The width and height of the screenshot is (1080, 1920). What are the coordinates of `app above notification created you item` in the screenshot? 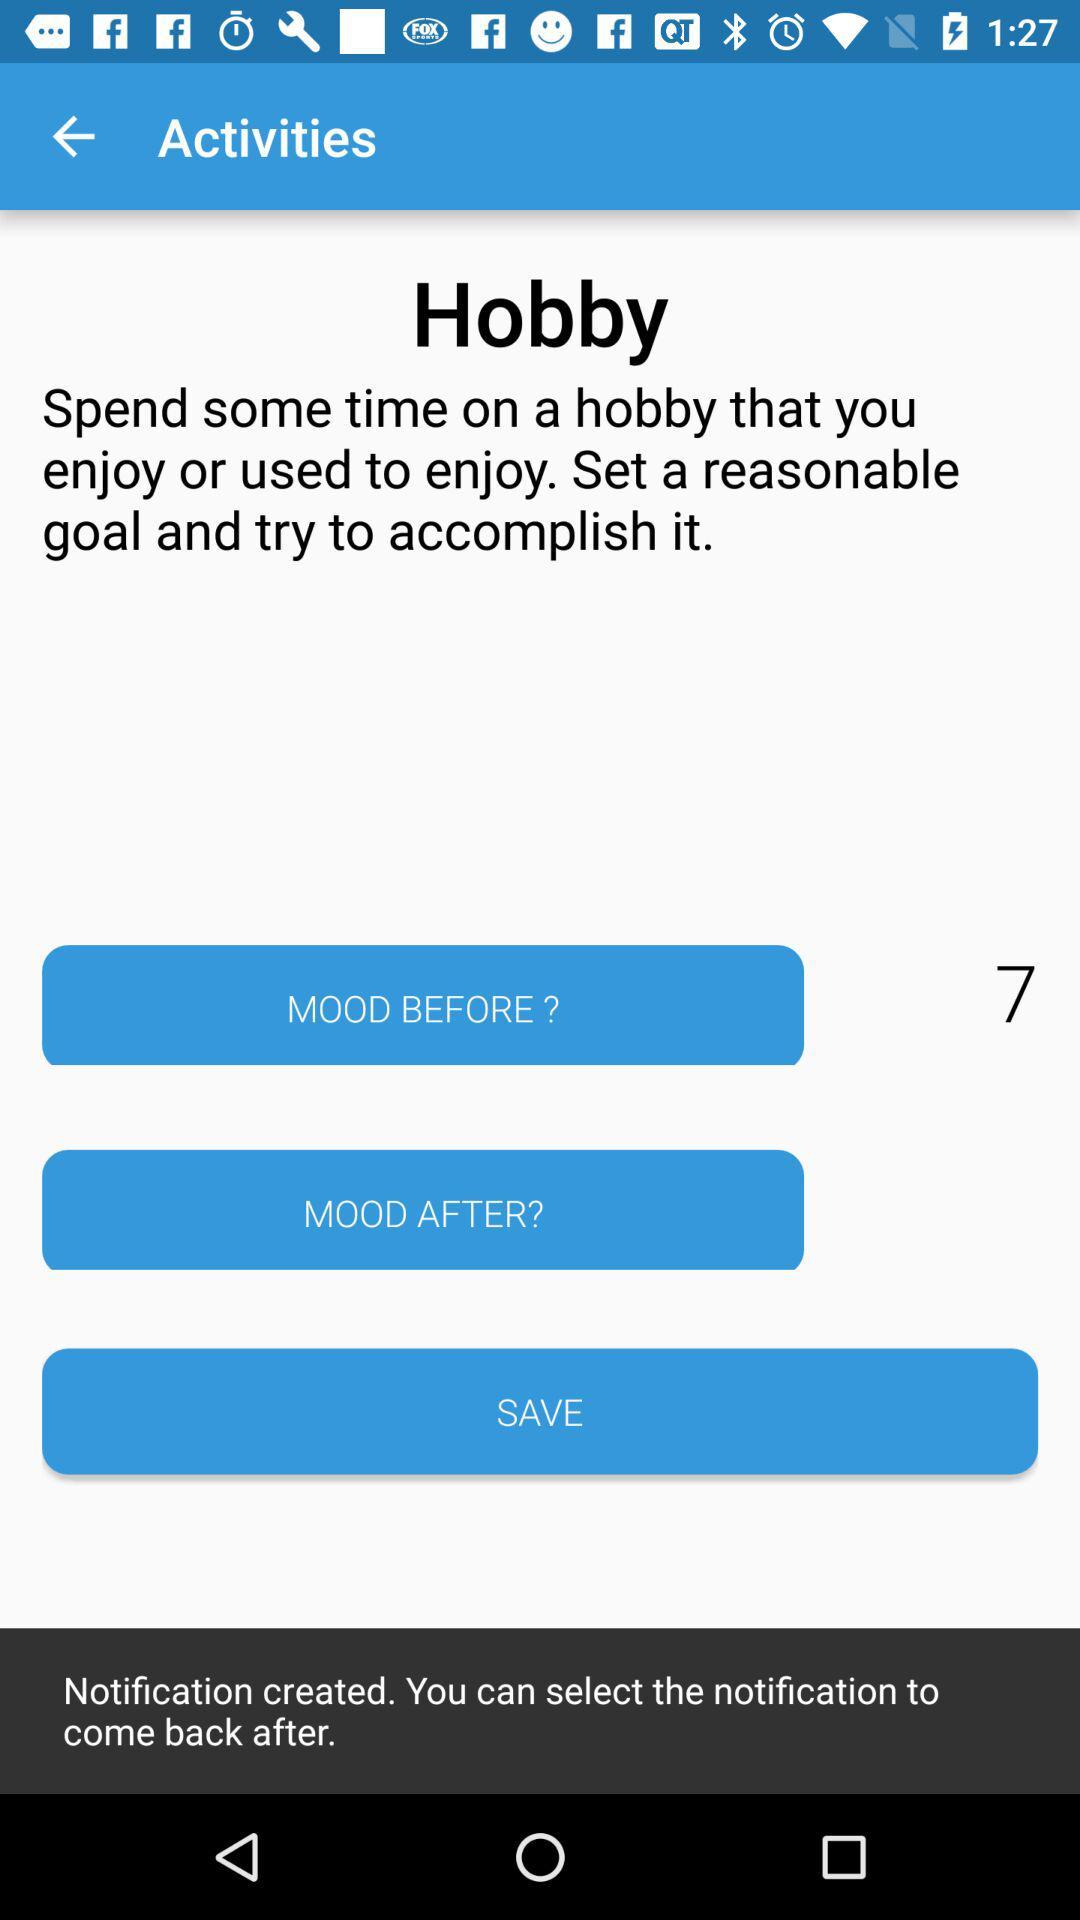 It's located at (540, 1410).